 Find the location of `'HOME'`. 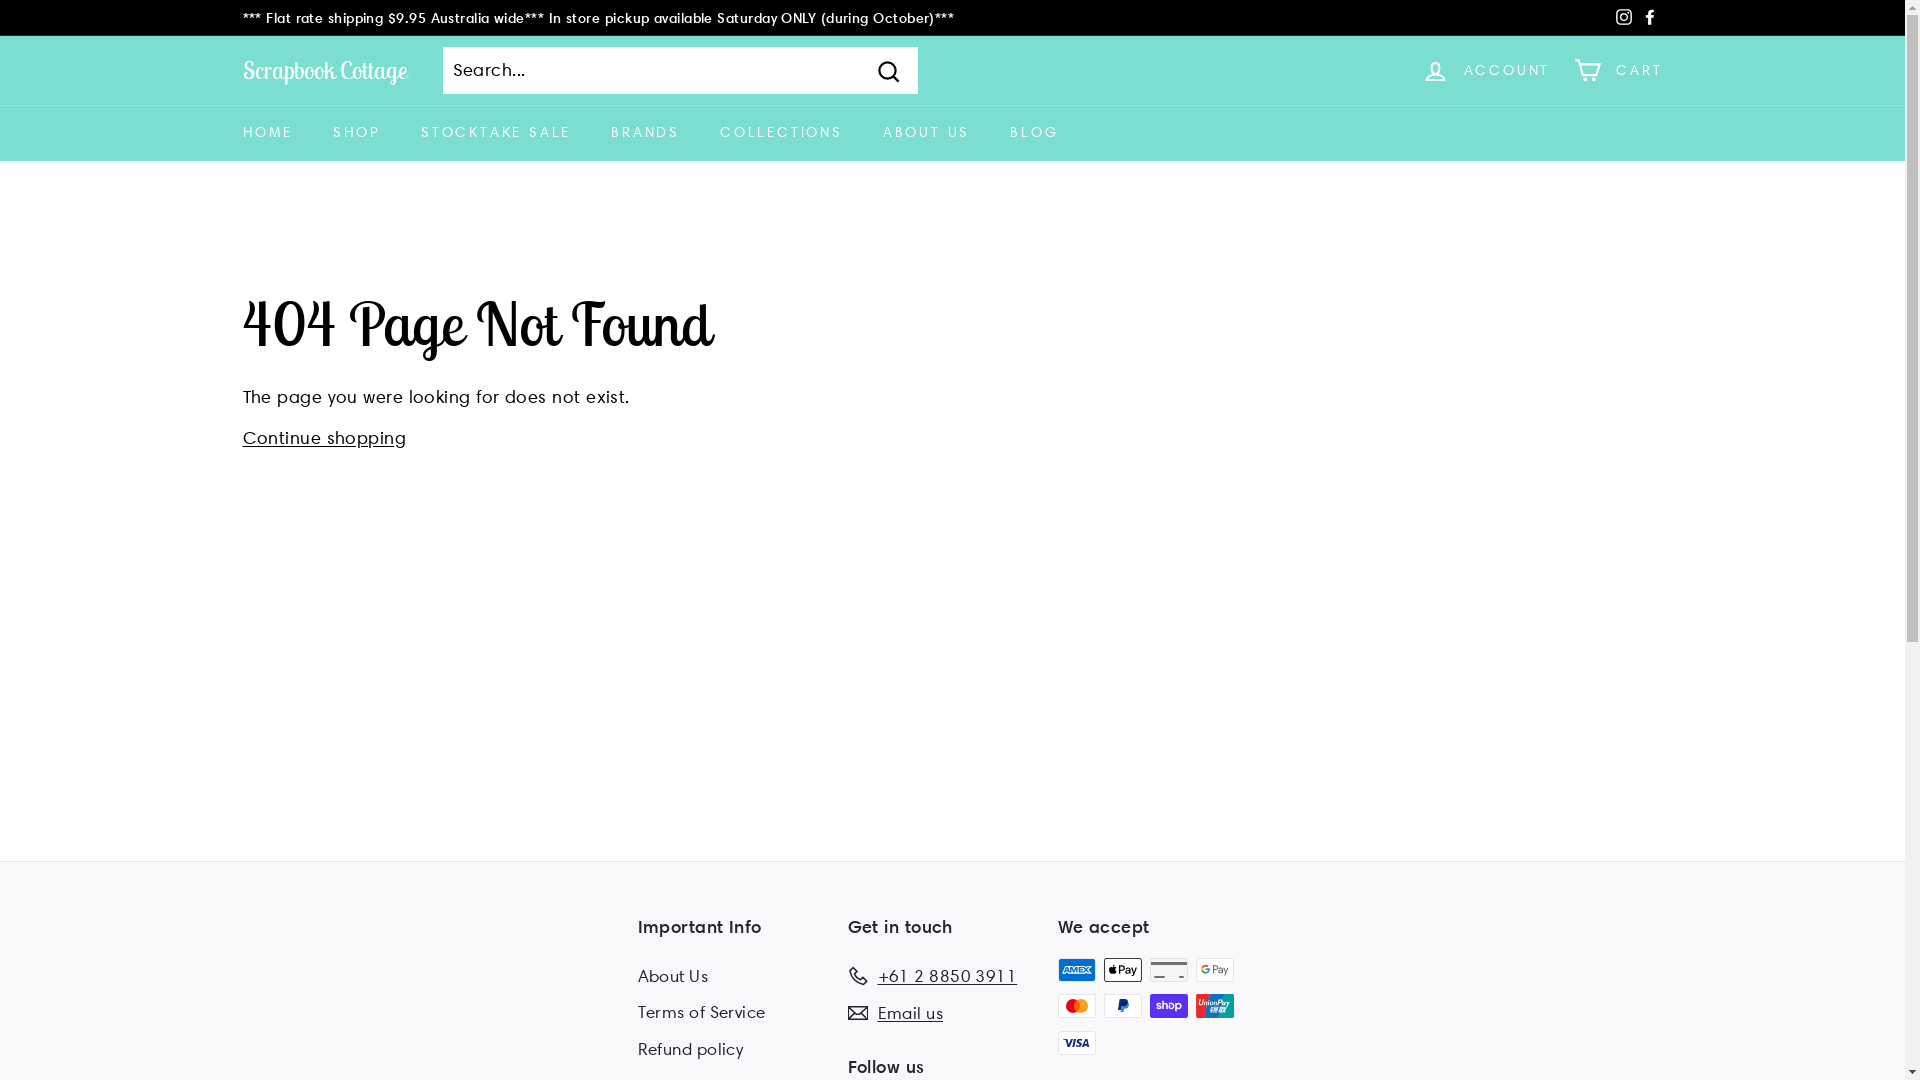

'HOME' is located at coordinates (266, 132).